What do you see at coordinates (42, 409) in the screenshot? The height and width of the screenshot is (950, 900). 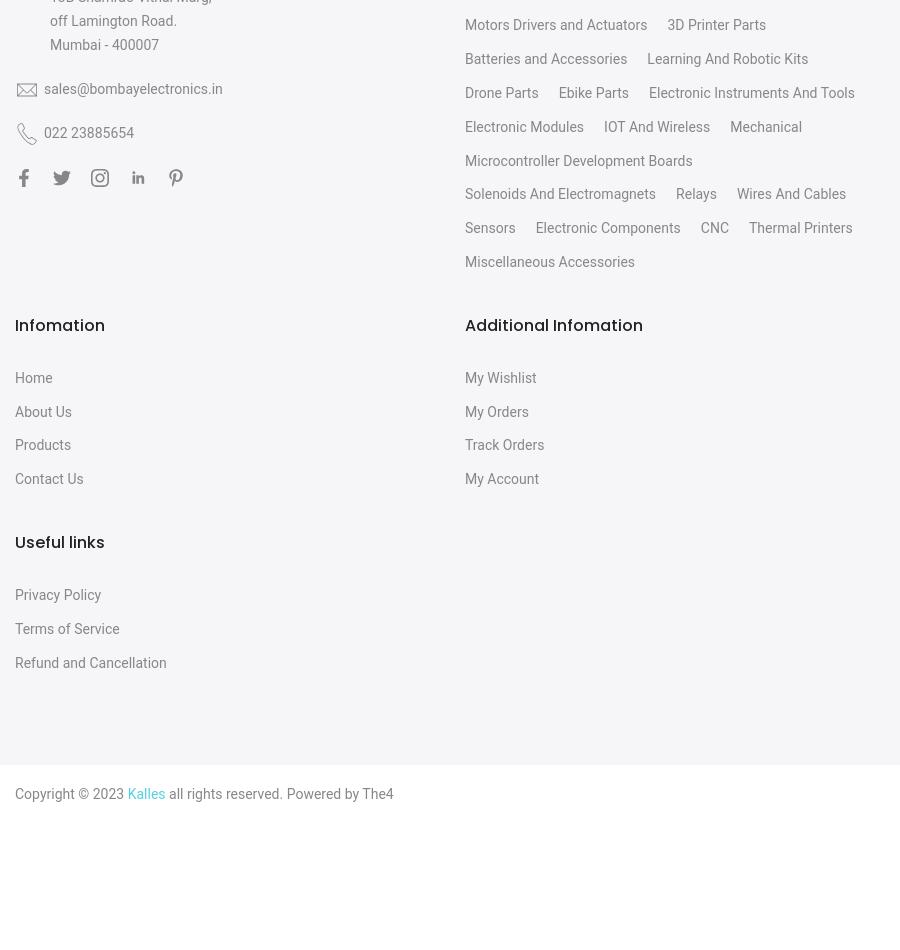 I see `'About Us'` at bounding box center [42, 409].